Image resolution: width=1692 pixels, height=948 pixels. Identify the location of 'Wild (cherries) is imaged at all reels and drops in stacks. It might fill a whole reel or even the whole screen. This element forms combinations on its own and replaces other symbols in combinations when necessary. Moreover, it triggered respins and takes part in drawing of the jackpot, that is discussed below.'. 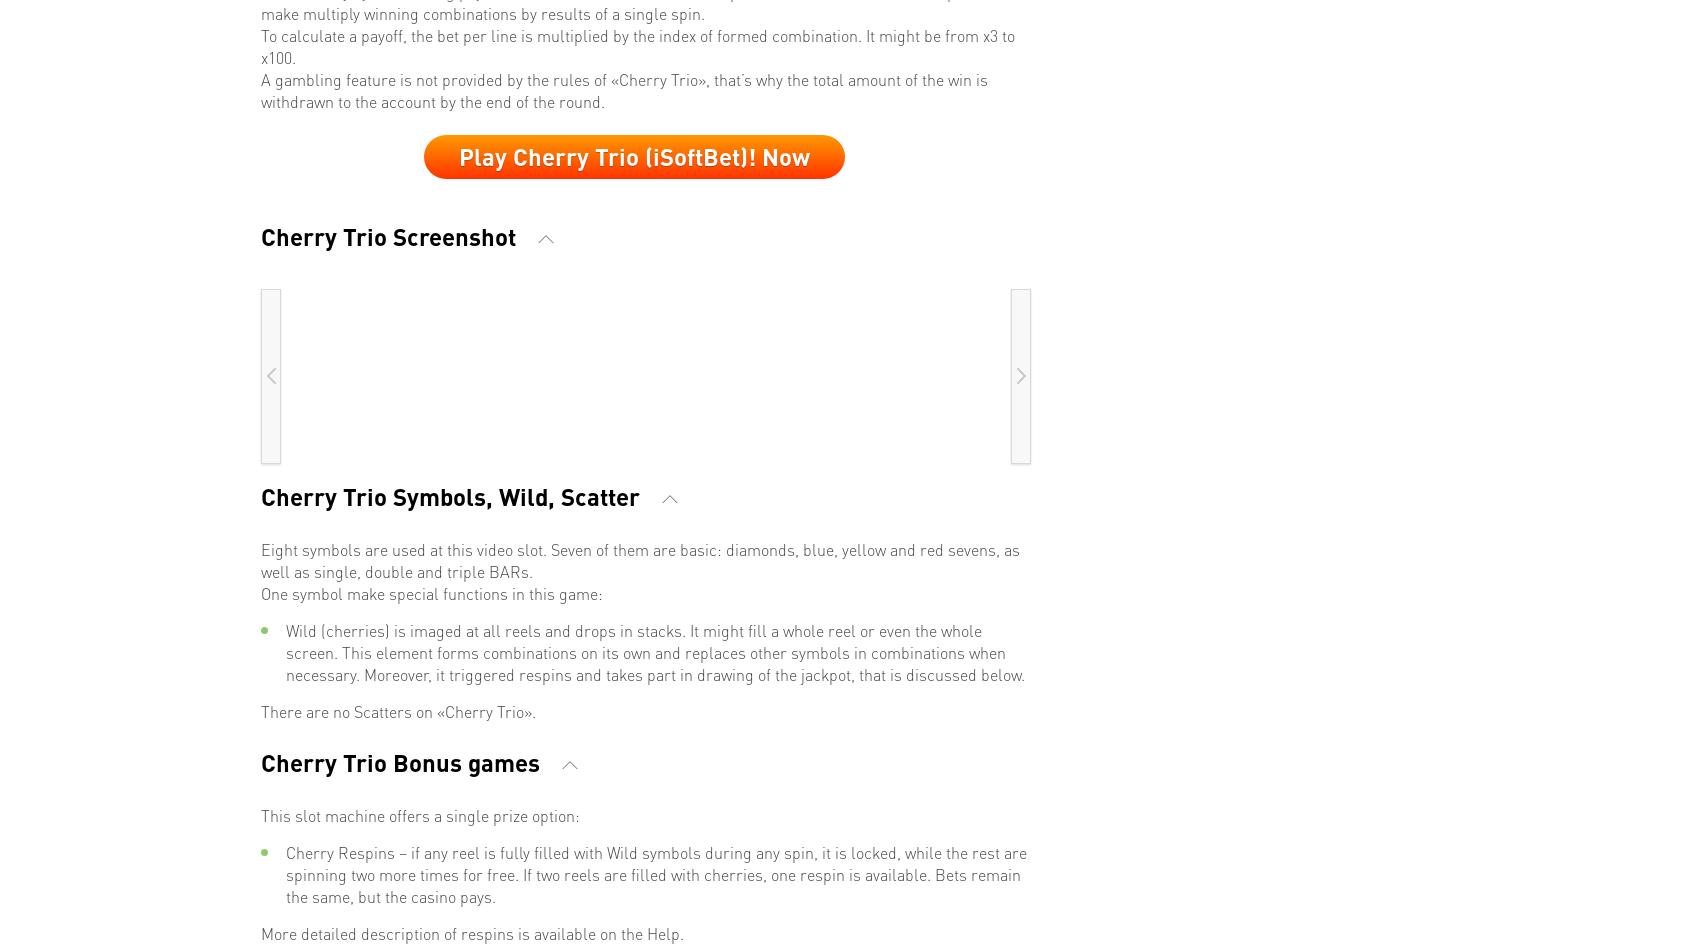
(655, 650).